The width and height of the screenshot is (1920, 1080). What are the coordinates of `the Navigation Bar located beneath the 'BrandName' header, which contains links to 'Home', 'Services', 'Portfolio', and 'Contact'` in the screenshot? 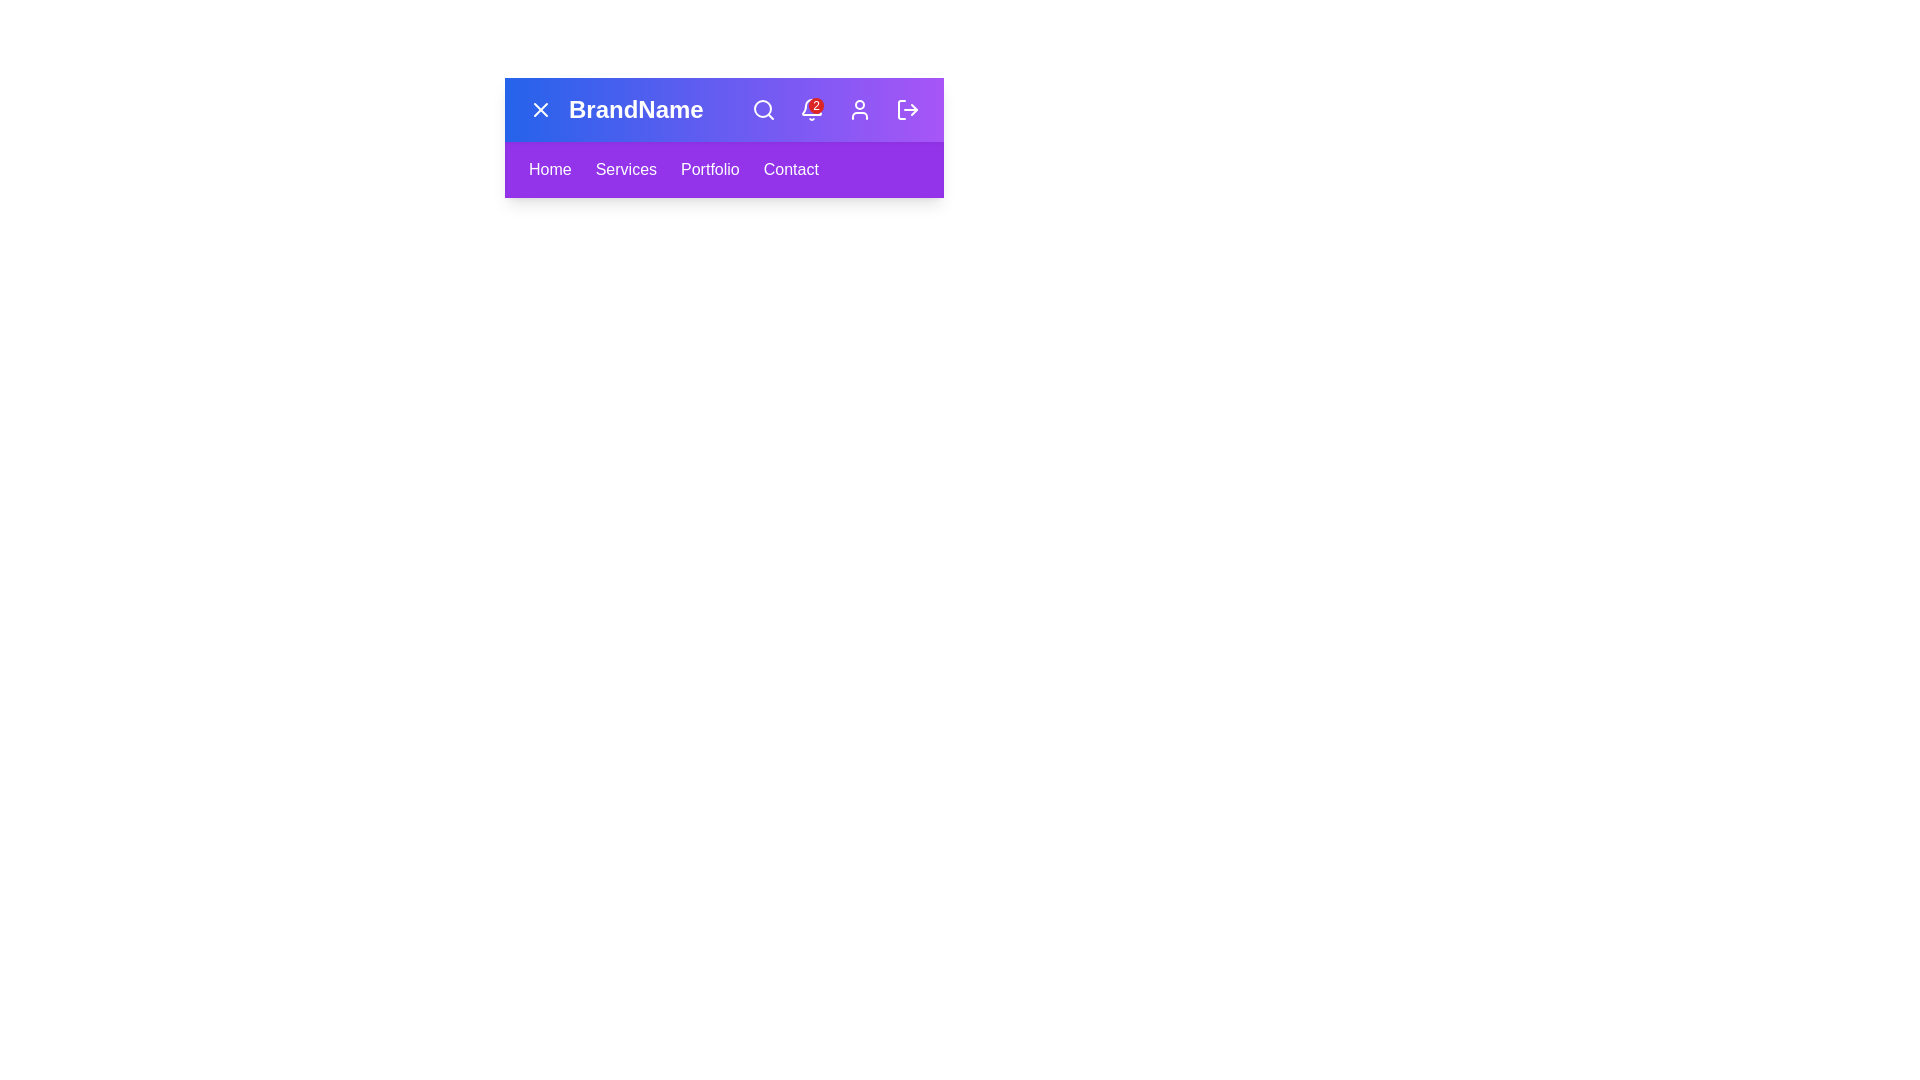 It's located at (723, 168).